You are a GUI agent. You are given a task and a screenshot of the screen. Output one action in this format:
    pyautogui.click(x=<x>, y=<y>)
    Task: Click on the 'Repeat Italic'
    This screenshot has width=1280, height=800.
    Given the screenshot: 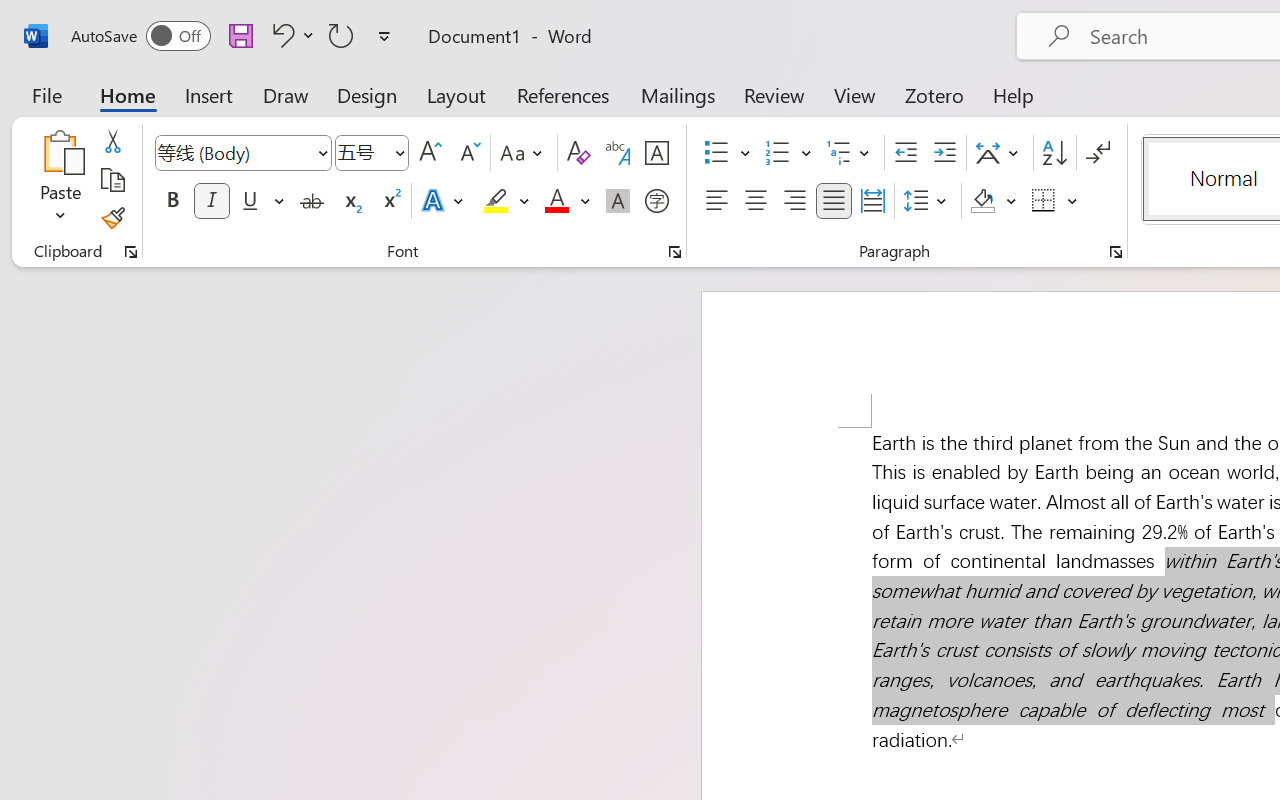 What is the action you would take?
    pyautogui.click(x=341, y=34)
    